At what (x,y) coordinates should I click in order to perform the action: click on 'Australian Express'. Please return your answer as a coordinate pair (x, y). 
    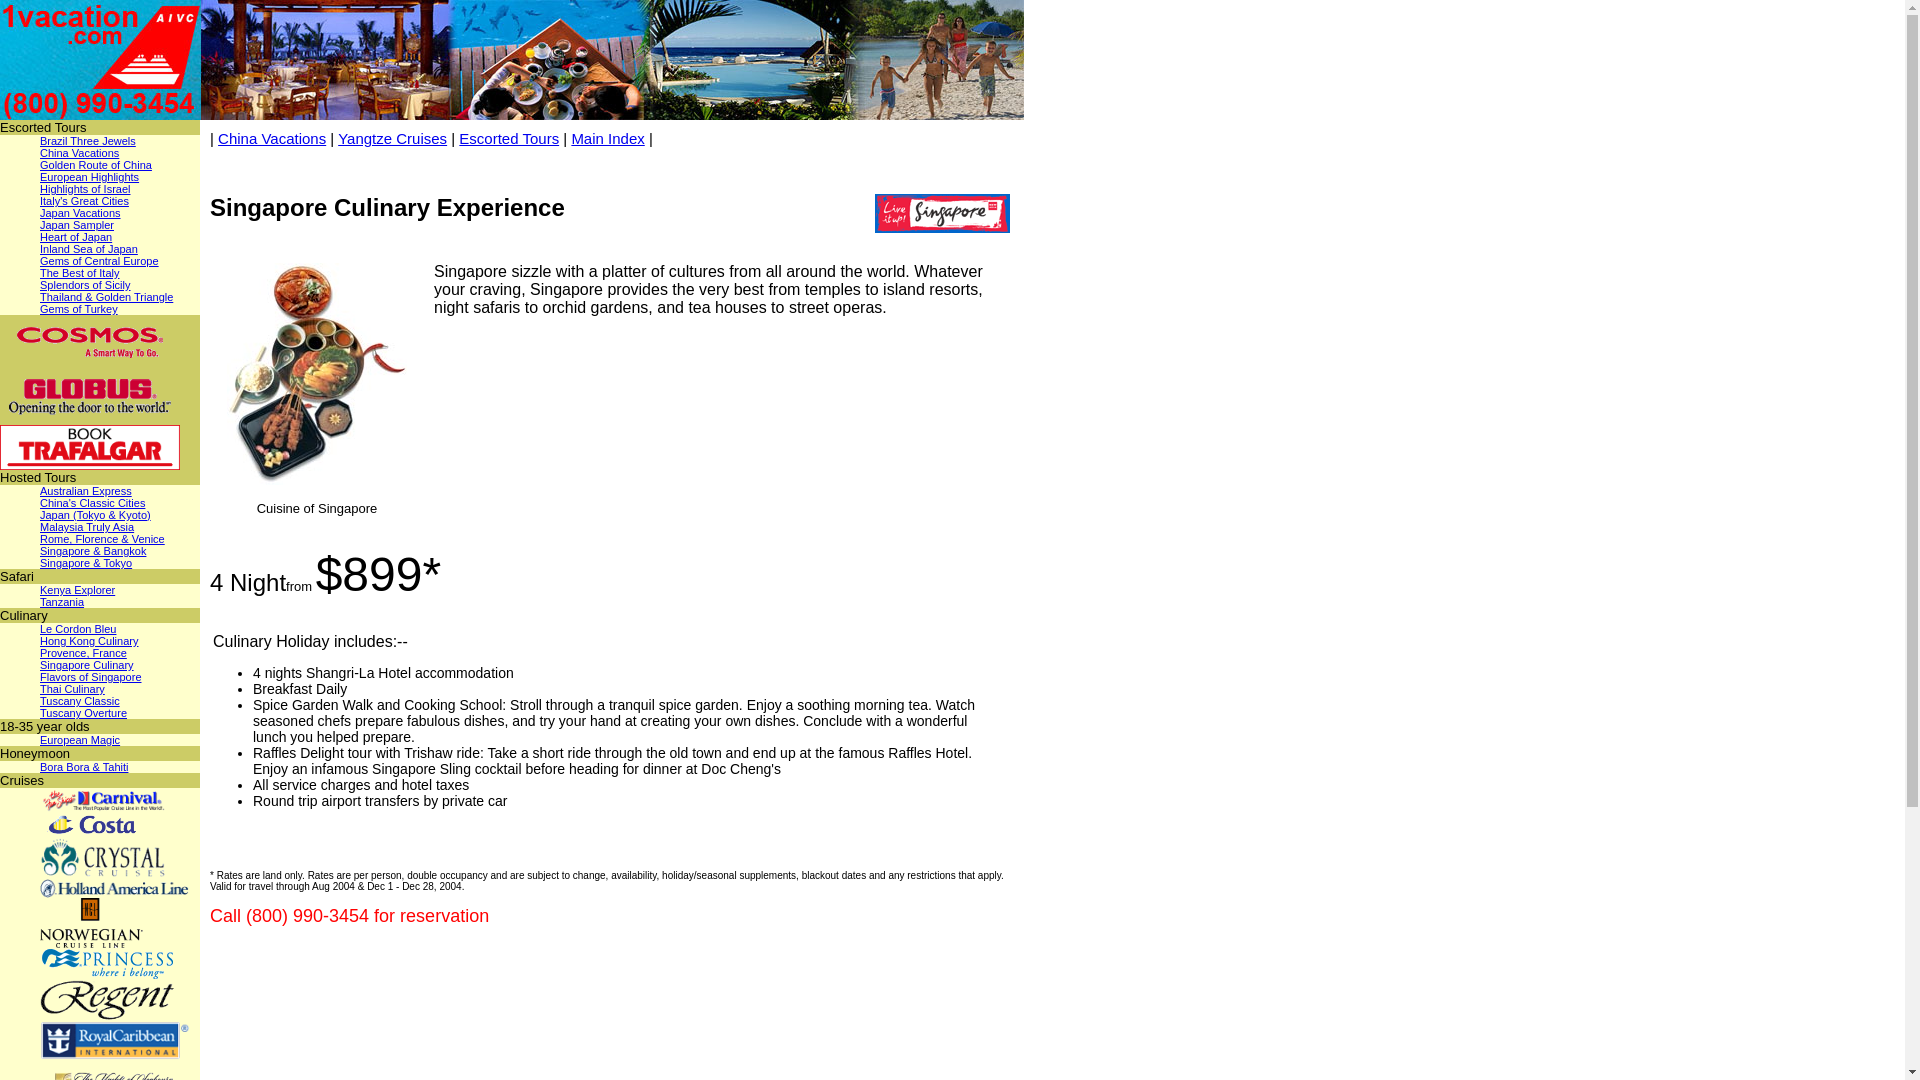
    Looking at the image, I should click on (39, 490).